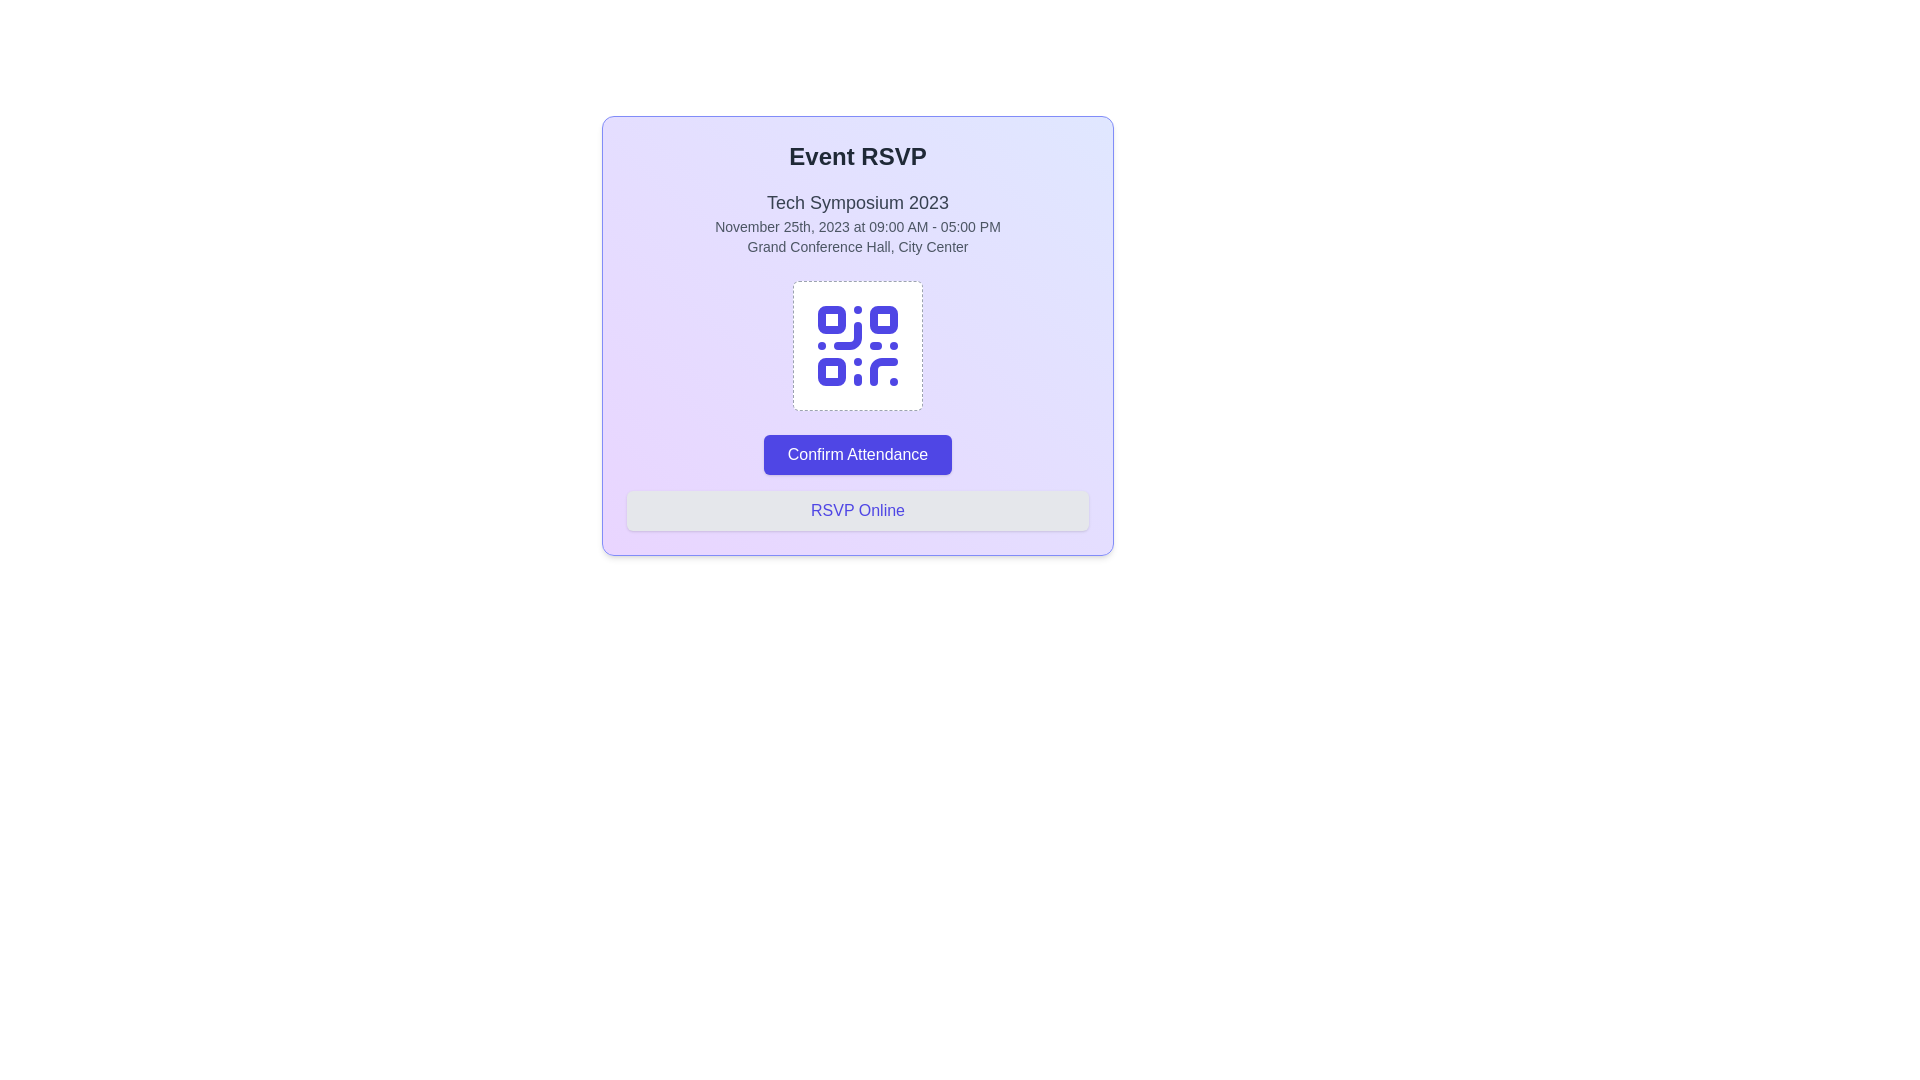 This screenshot has height=1080, width=1920. Describe the element at coordinates (848, 334) in the screenshot. I see `the dark blue curved line segment of the QR code located in the right-middle section of the QR code icon on the RSVP card` at that location.